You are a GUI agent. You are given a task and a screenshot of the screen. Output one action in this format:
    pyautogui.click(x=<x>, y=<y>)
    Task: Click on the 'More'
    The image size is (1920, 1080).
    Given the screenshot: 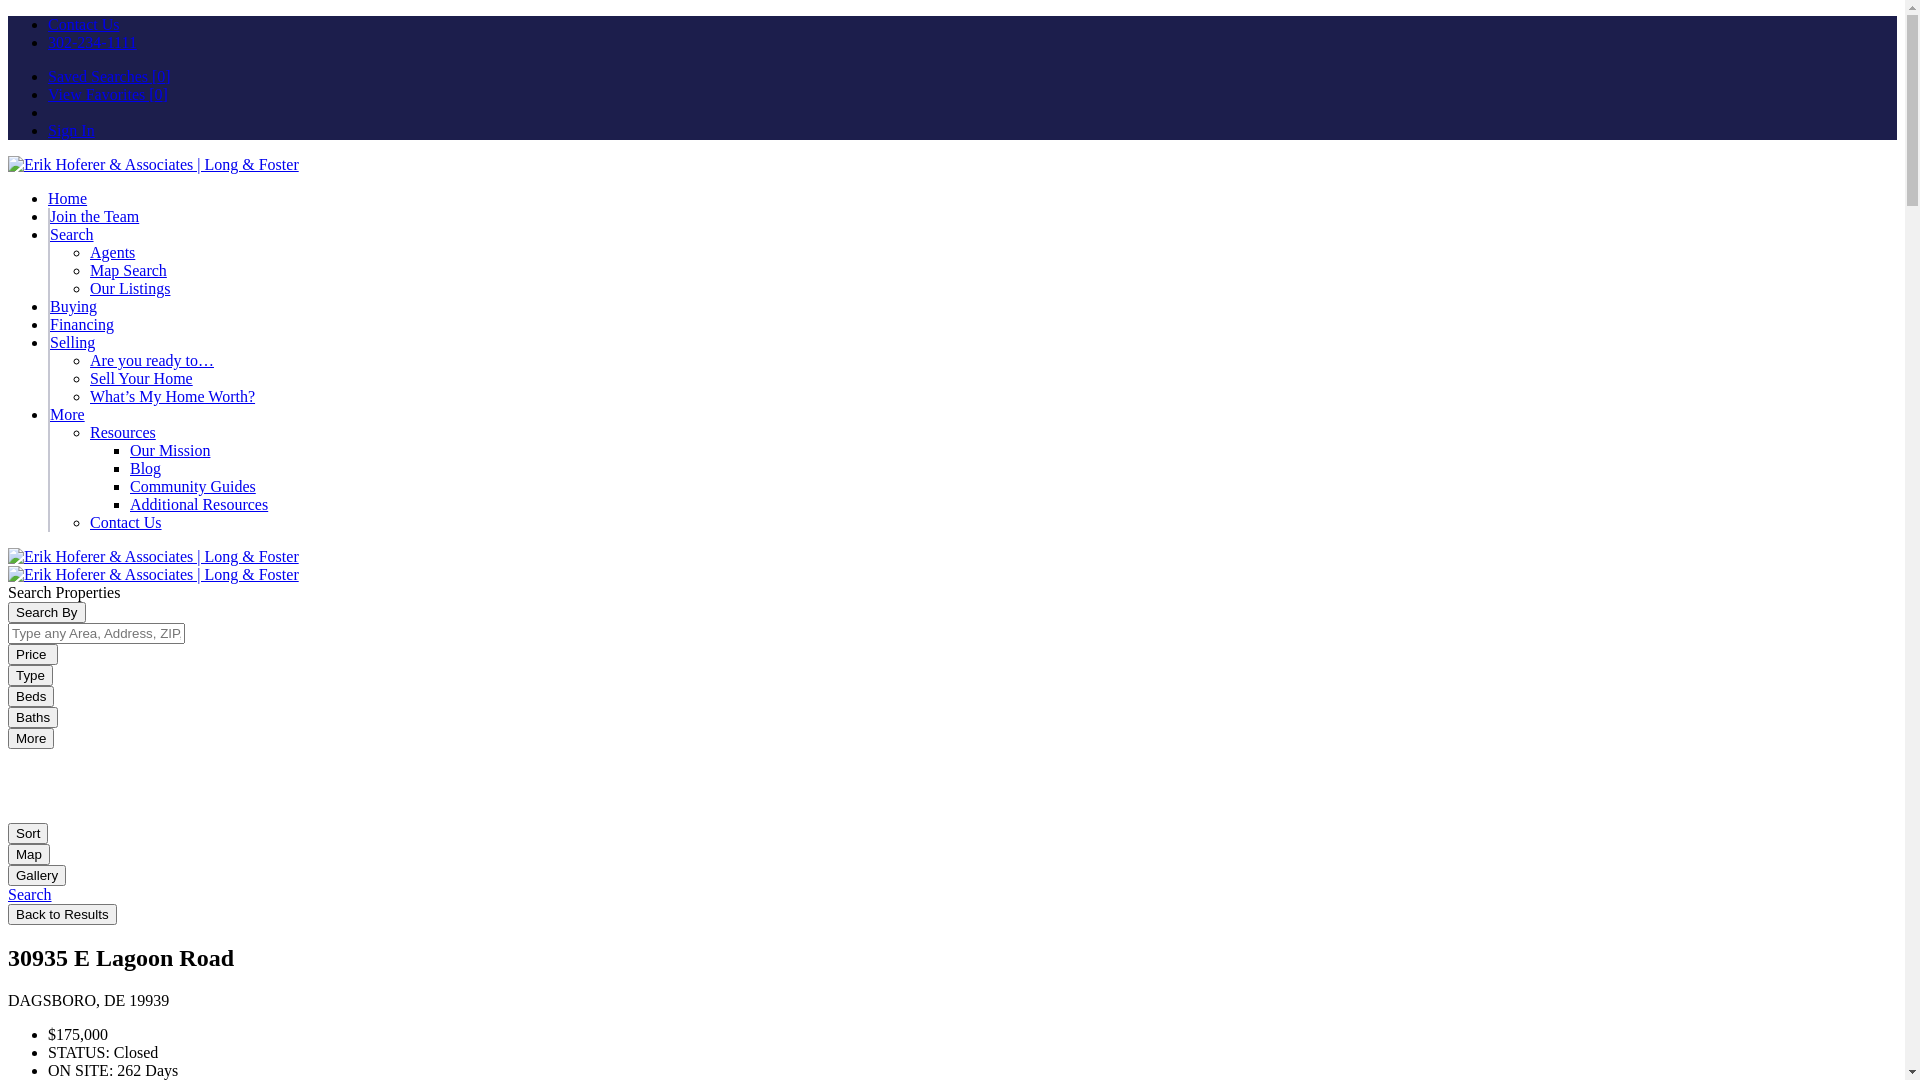 What is the action you would take?
    pyautogui.click(x=30, y=738)
    